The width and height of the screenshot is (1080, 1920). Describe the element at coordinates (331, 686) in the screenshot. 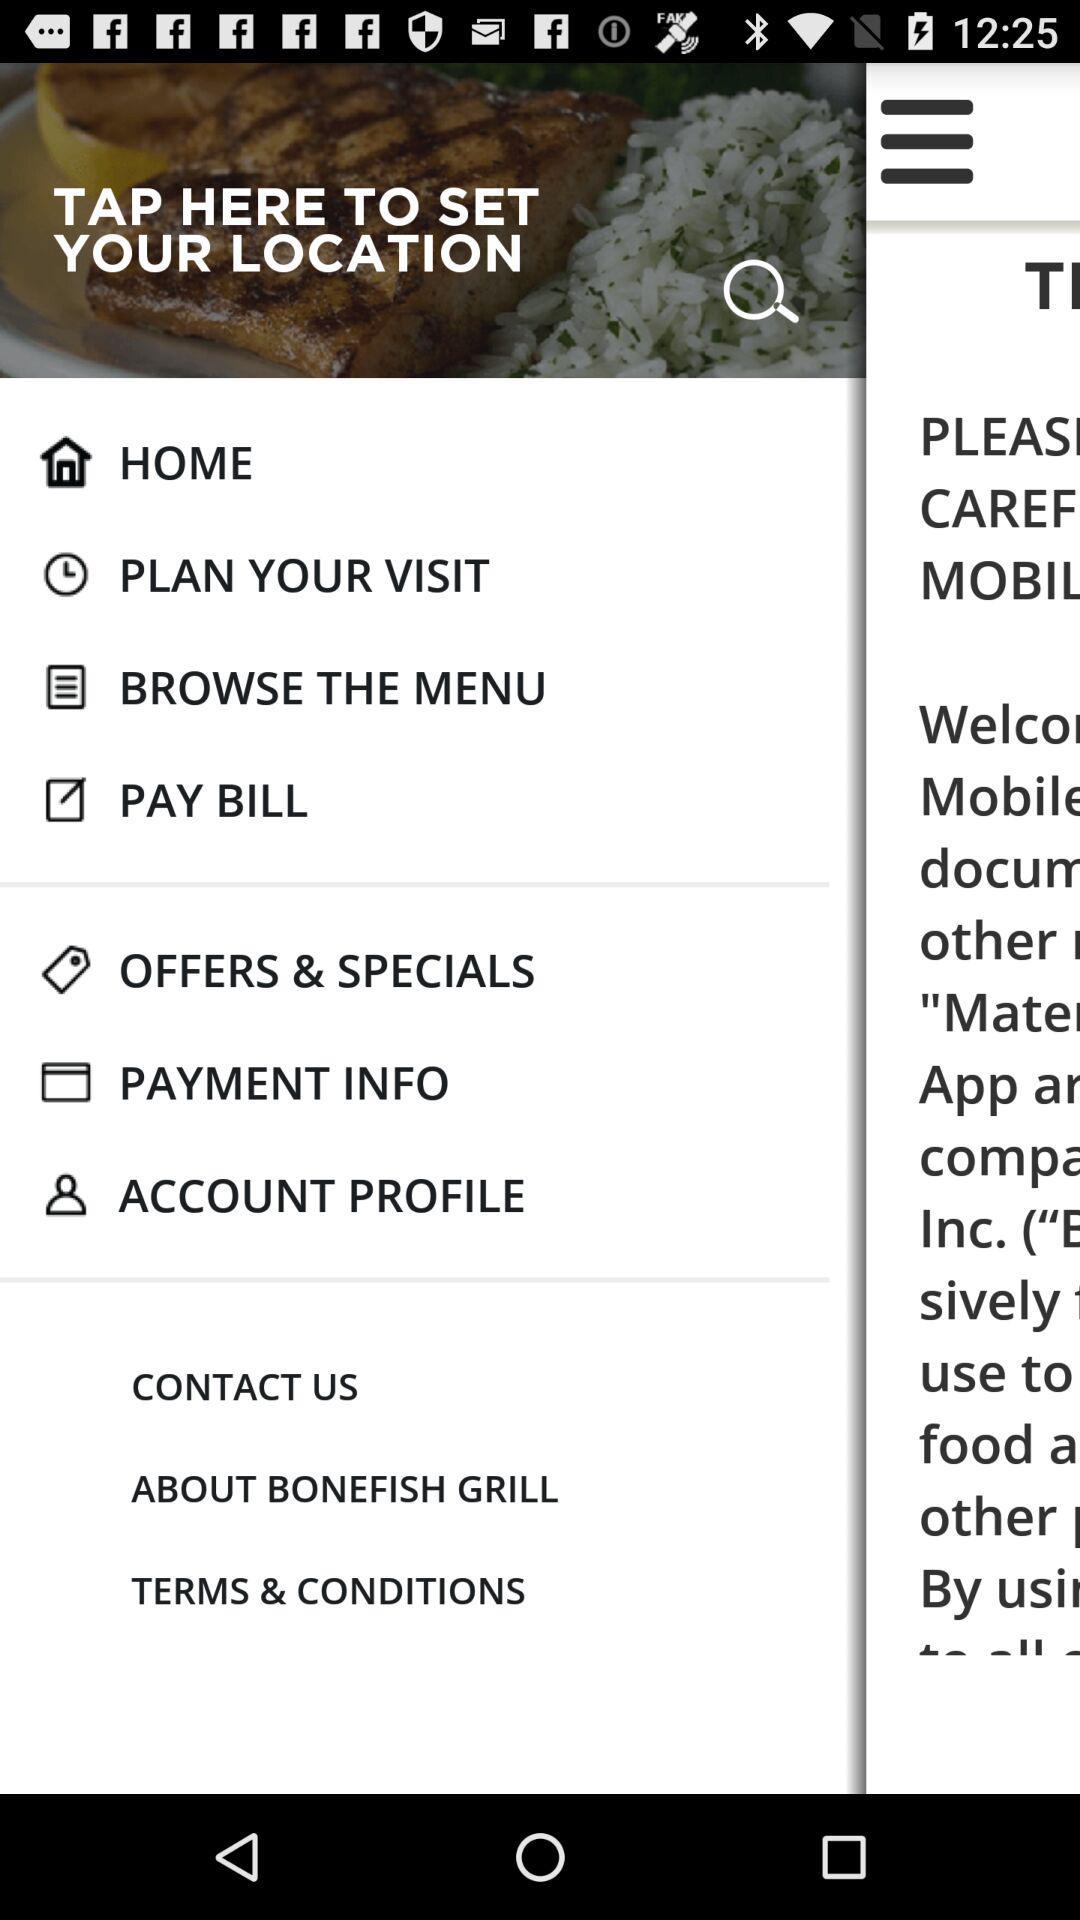

I see `icon next to please read these item` at that location.